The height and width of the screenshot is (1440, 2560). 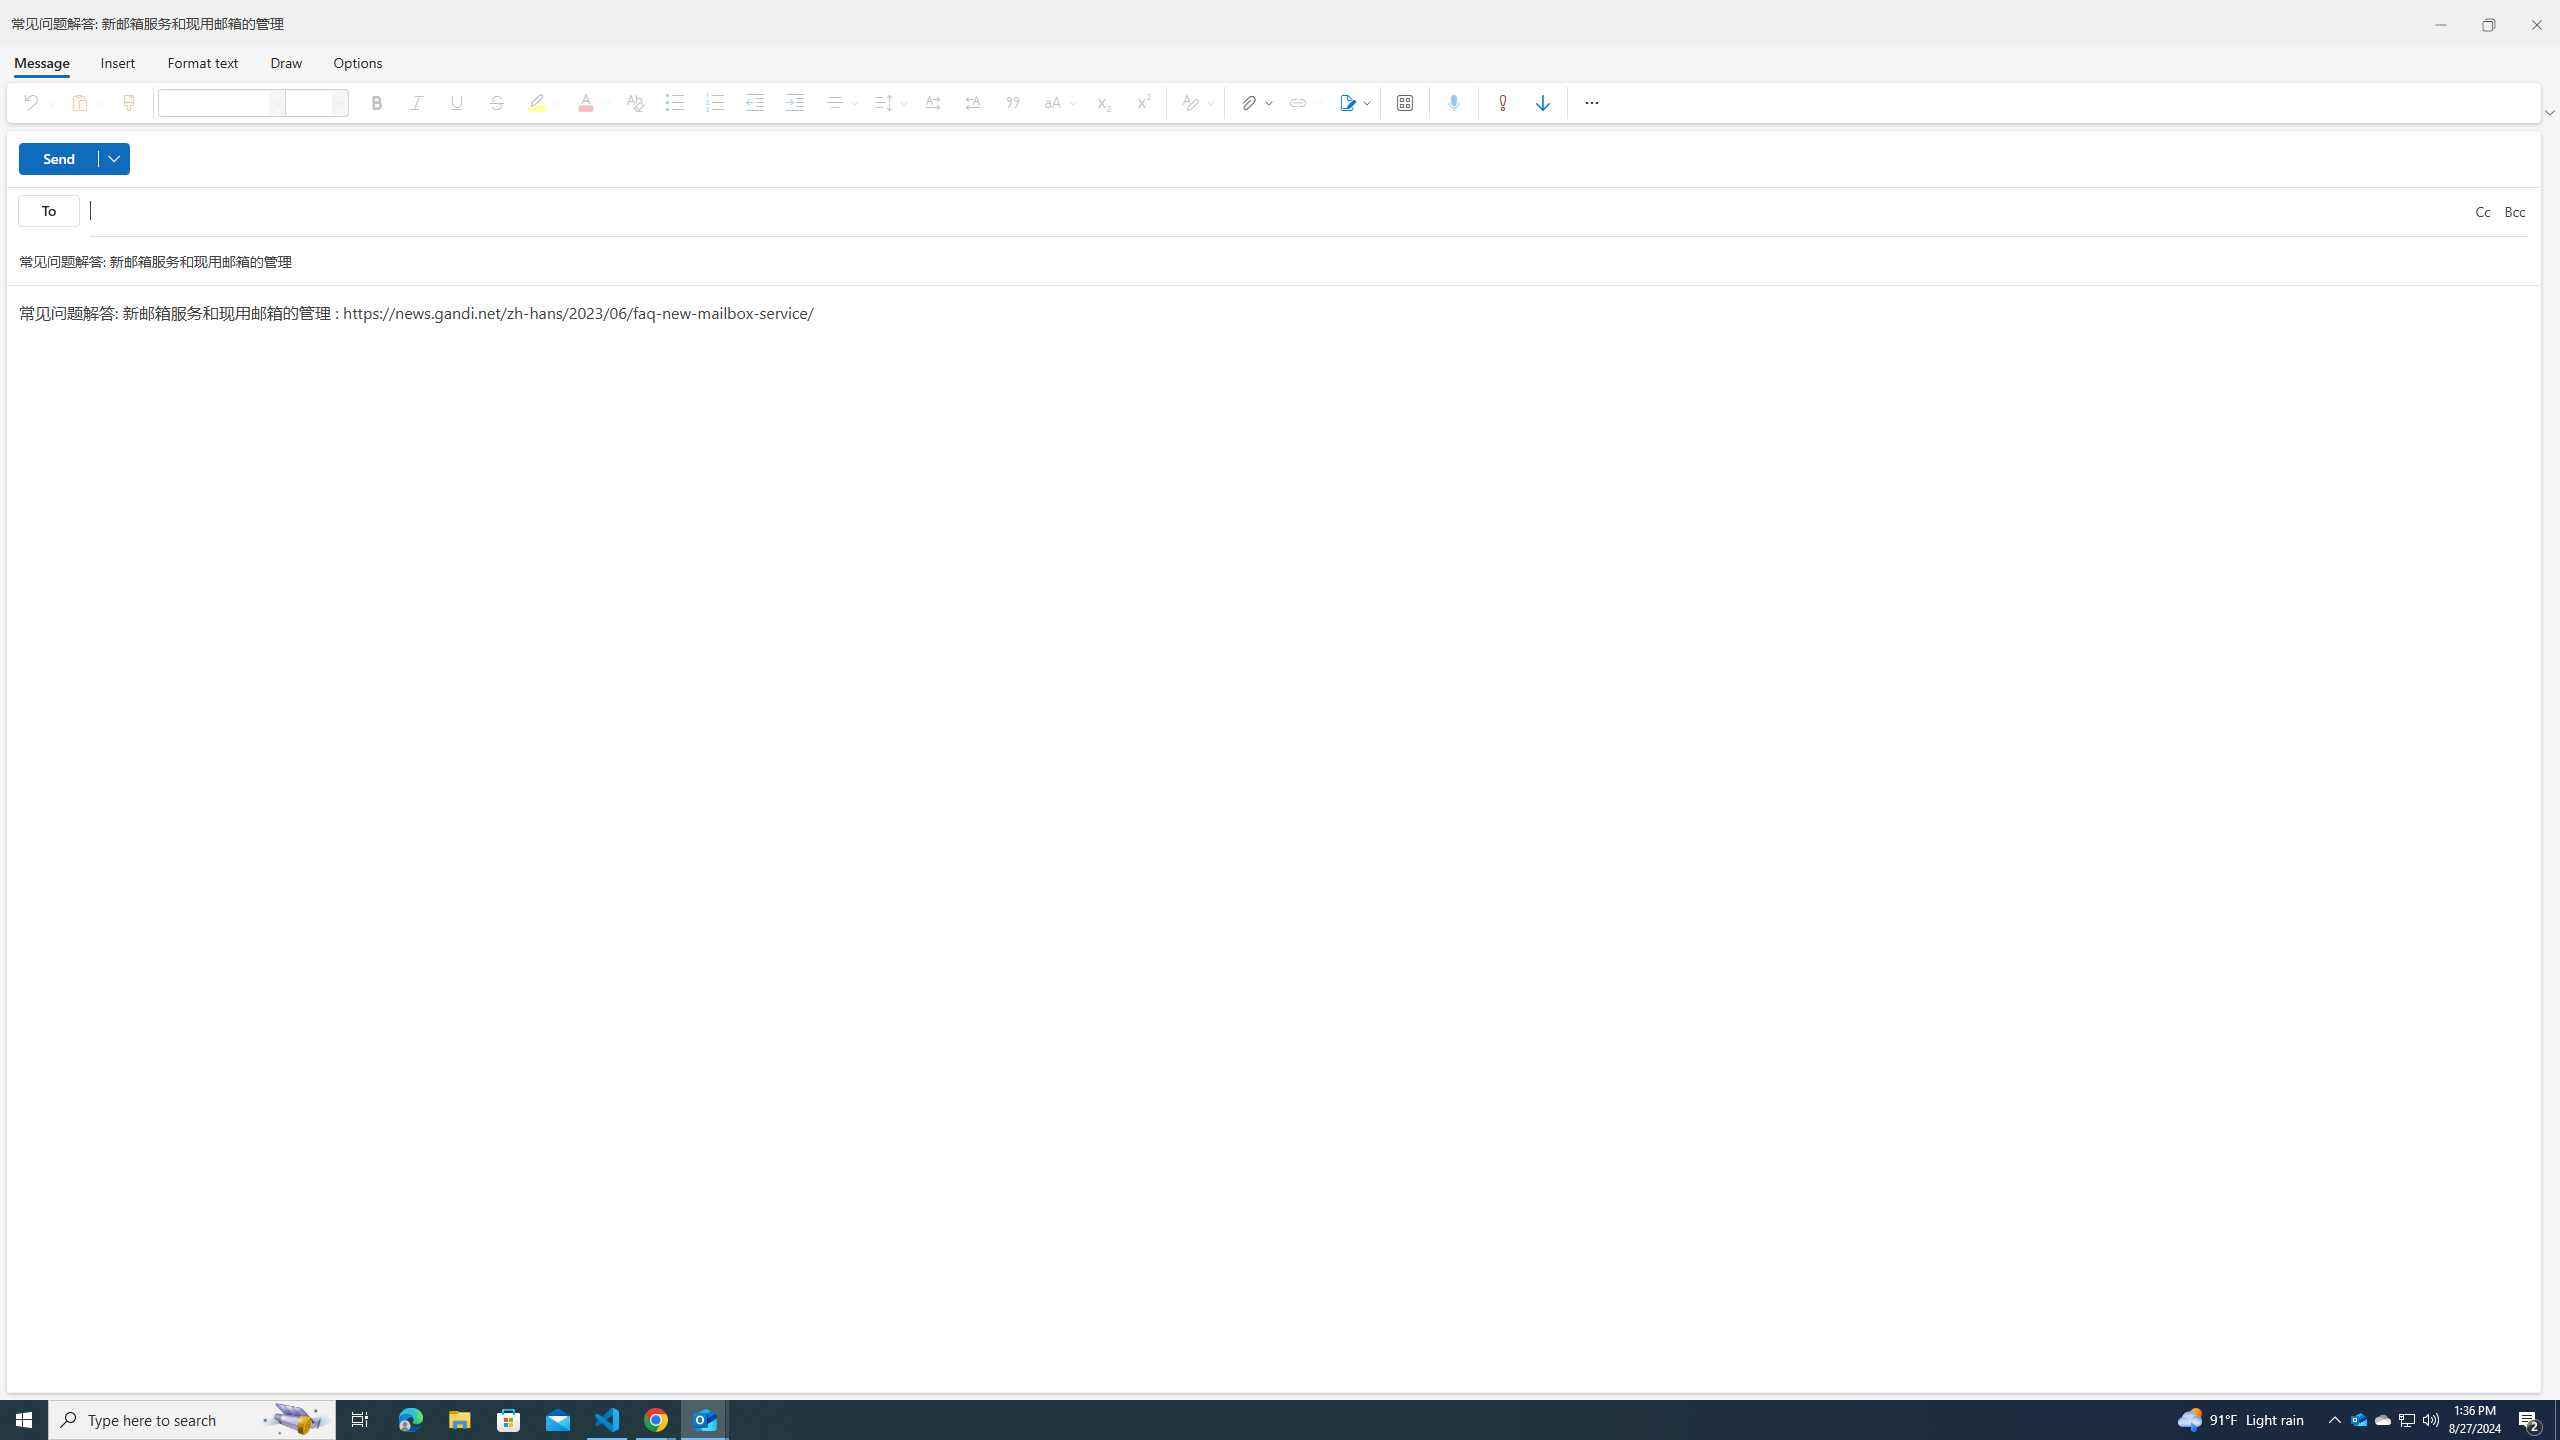 What do you see at coordinates (48, 210) in the screenshot?
I see `'To'` at bounding box center [48, 210].